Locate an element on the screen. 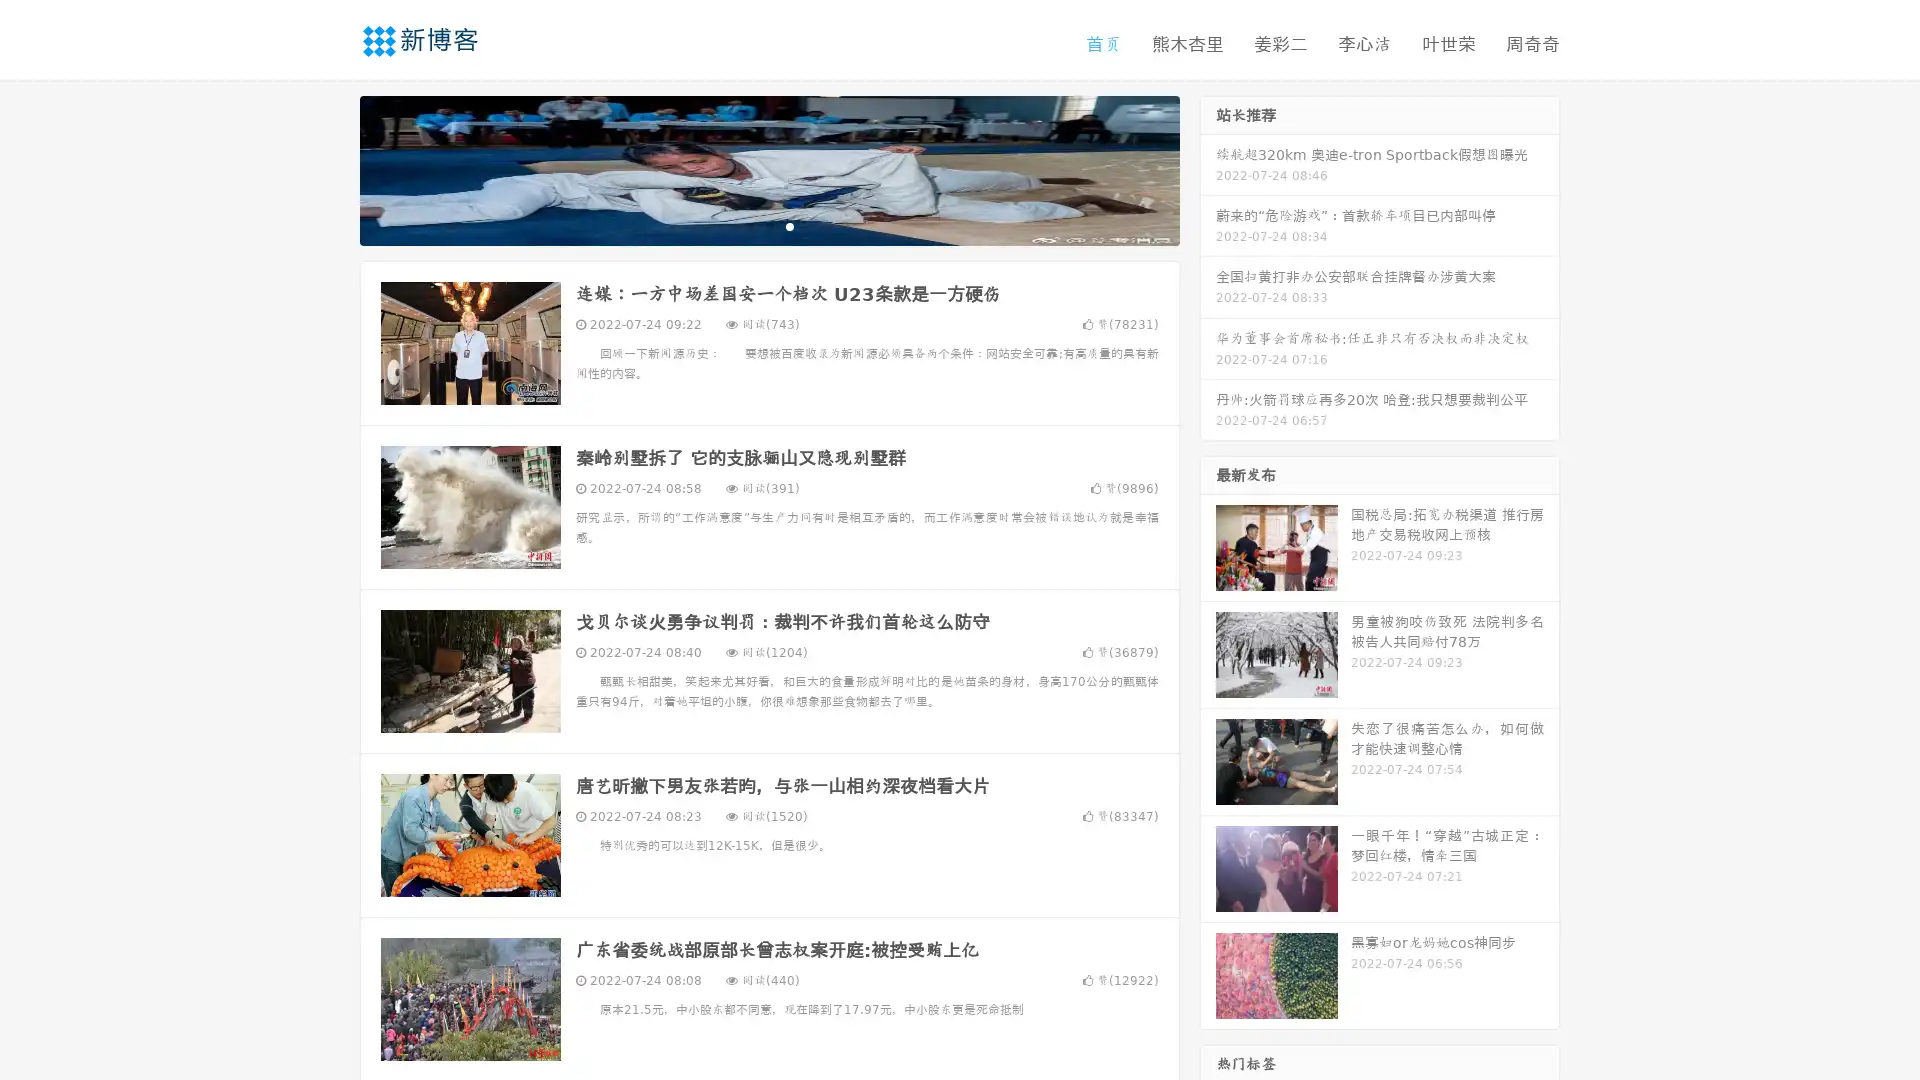  Go to slide 2 is located at coordinates (768, 225).